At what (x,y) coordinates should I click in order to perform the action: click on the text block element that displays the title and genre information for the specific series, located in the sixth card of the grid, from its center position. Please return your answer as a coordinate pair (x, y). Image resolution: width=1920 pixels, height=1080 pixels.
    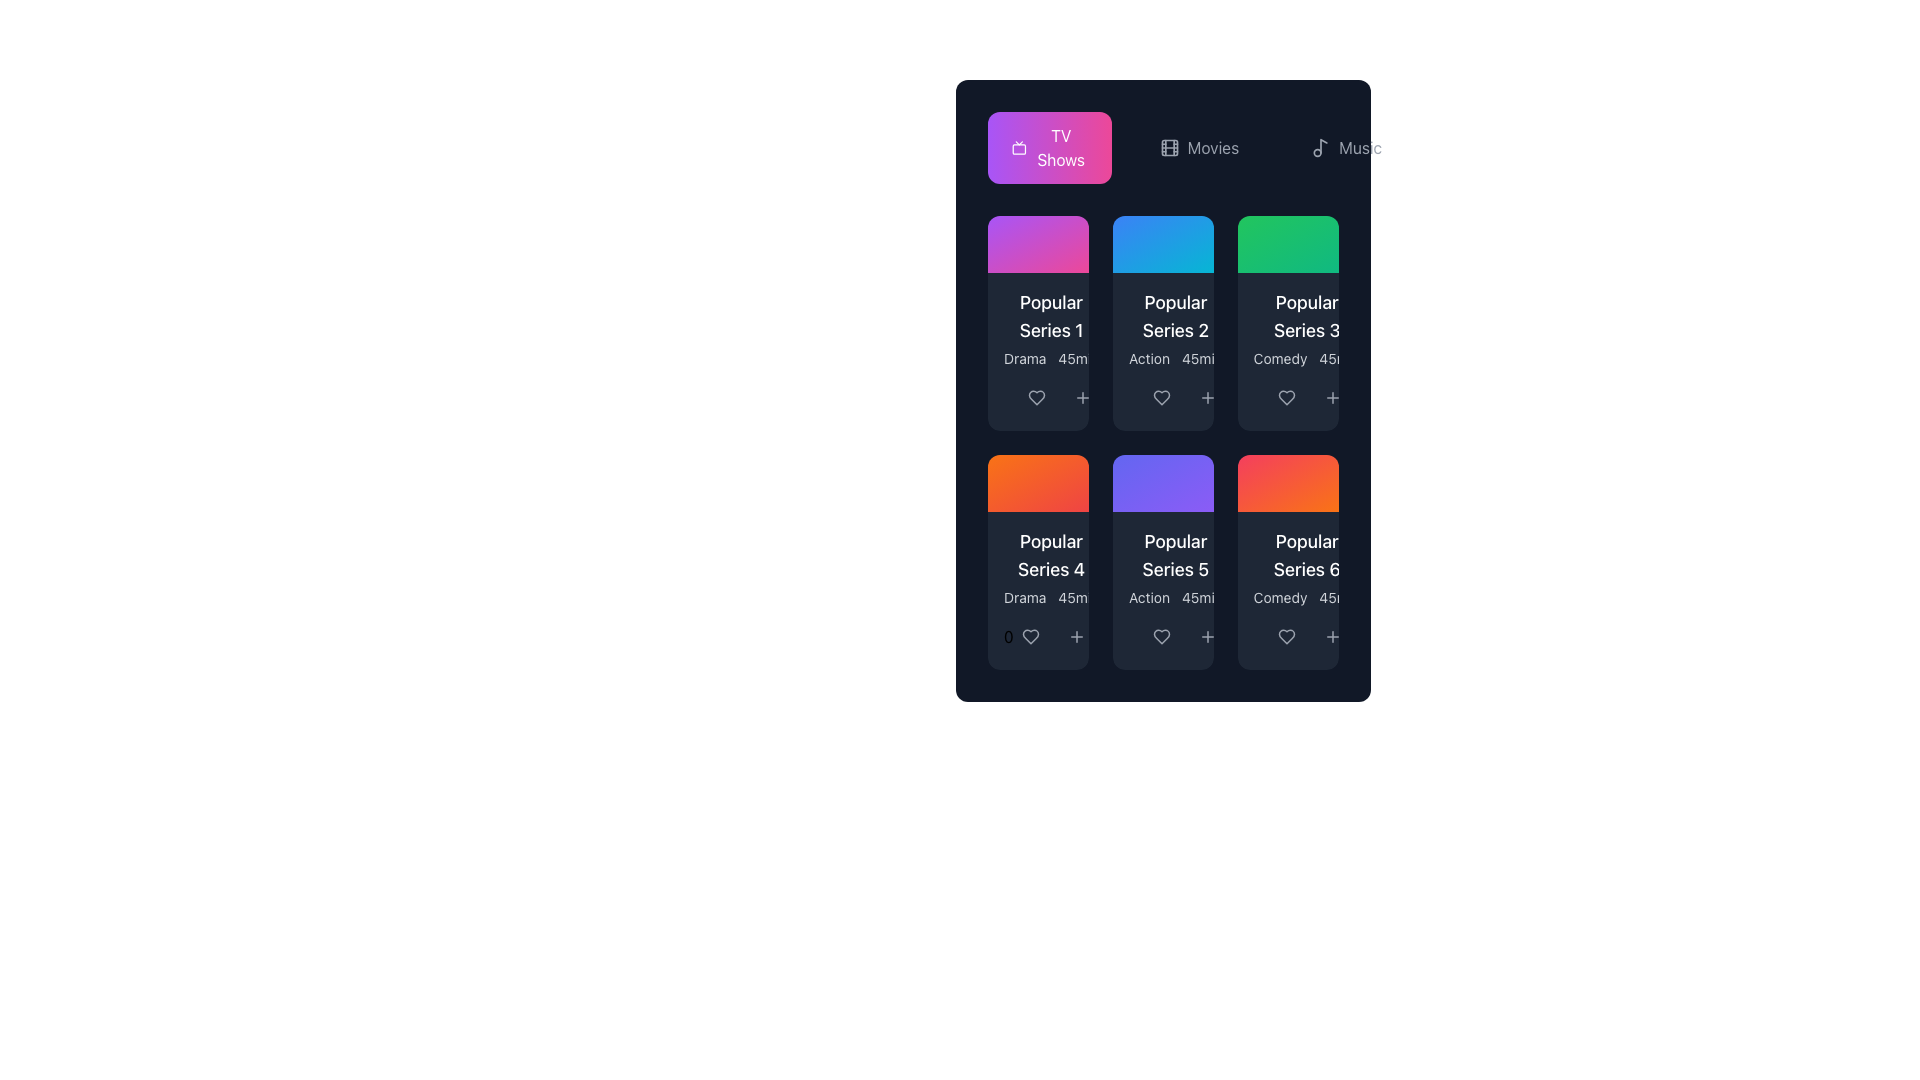
    Looking at the image, I should click on (1307, 567).